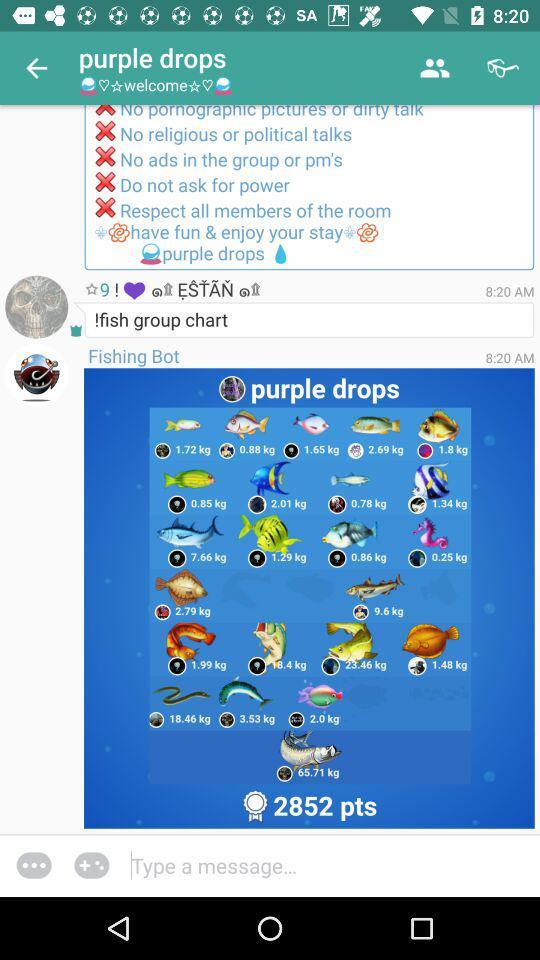 Image resolution: width=540 pixels, height=960 pixels. What do you see at coordinates (309, 187) in the screenshot?
I see `the please follow the` at bounding box center [309, 187].